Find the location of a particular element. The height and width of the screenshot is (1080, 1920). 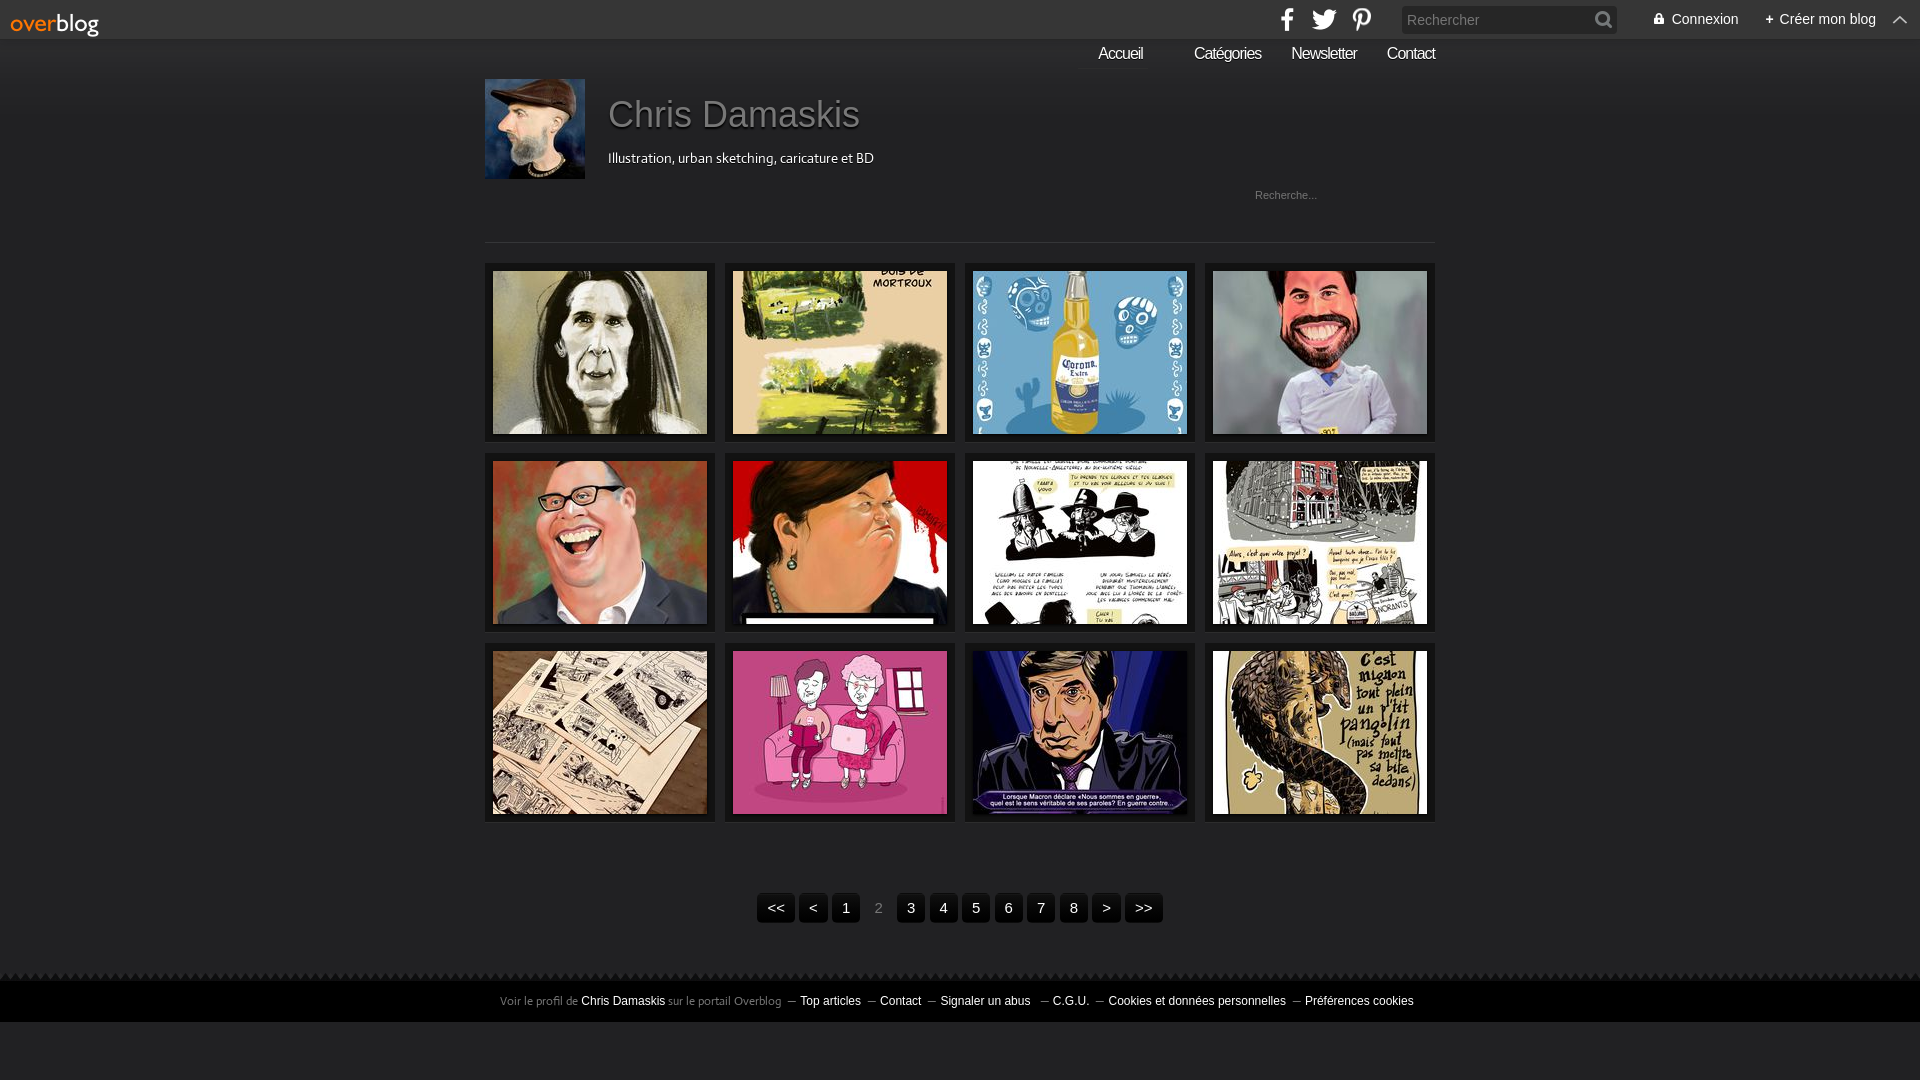

'7' is located at coordinates (1040, 907).